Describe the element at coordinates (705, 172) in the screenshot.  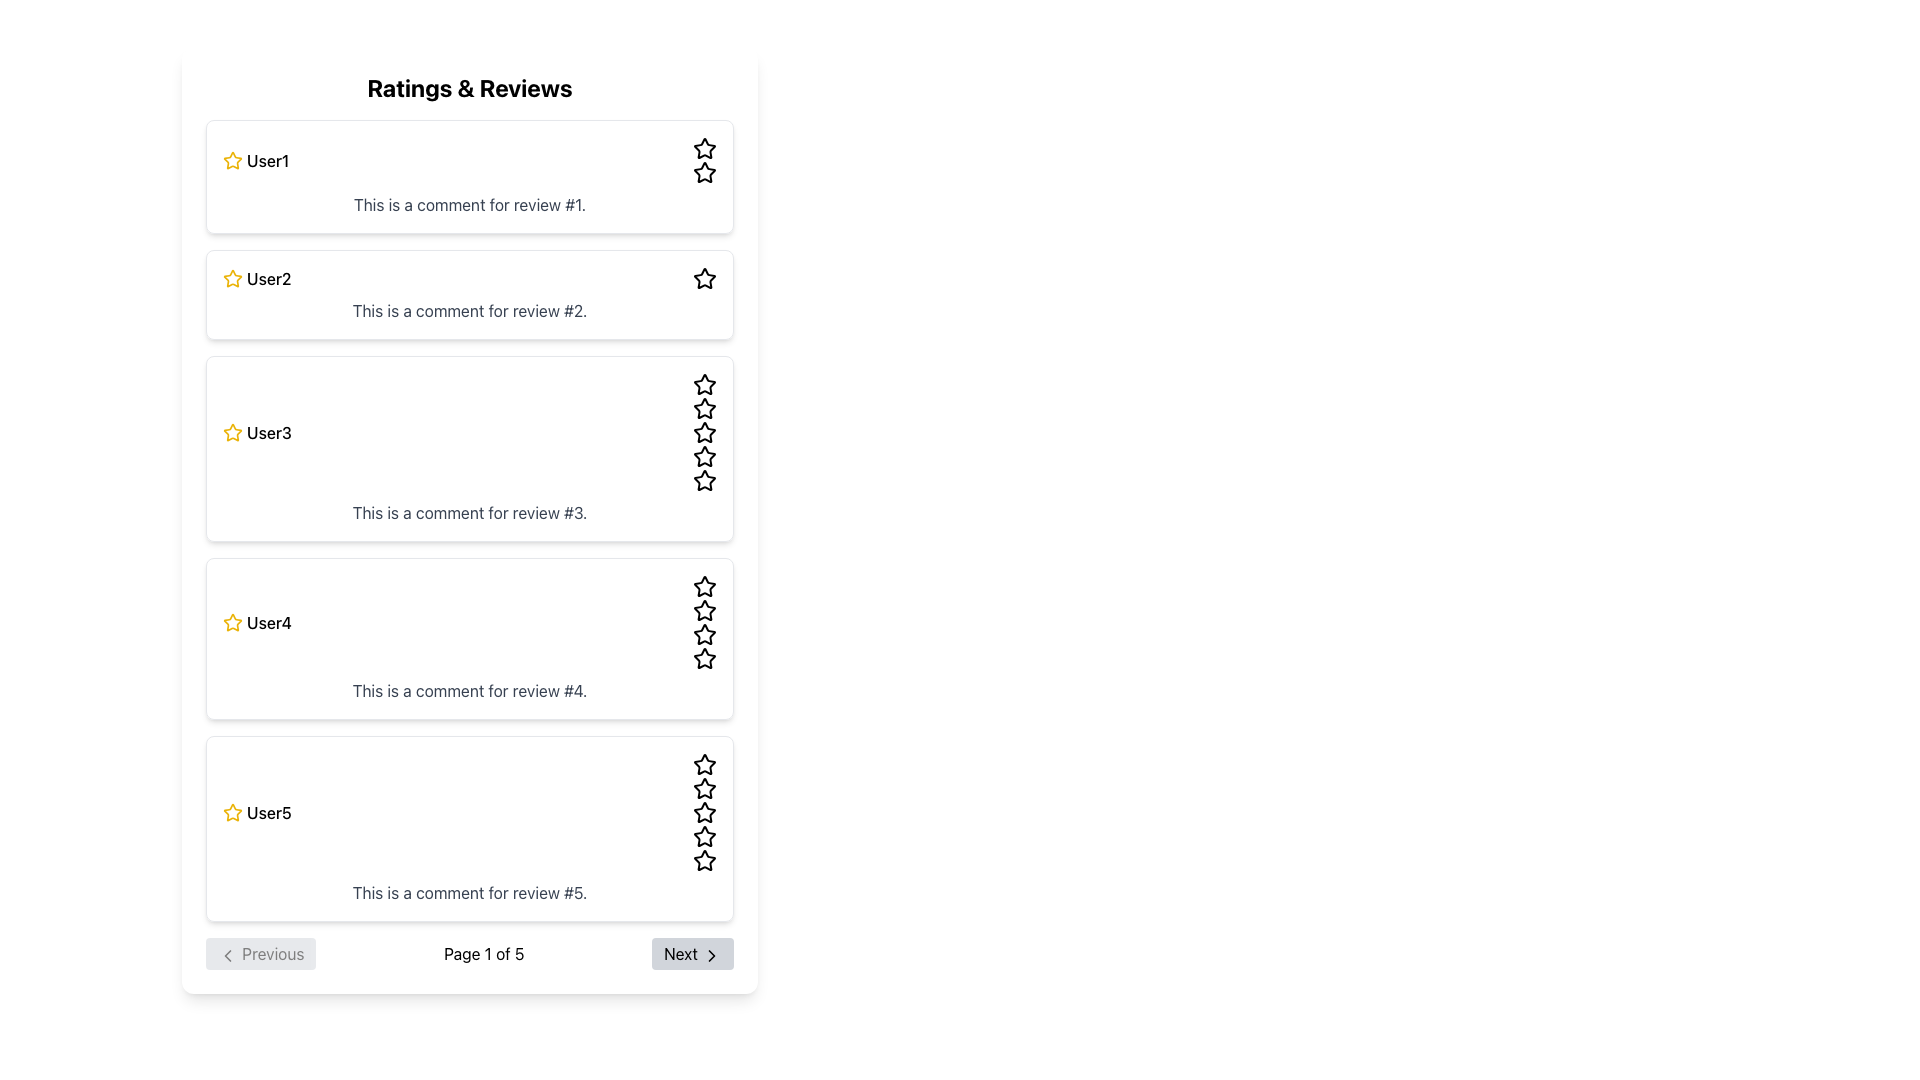
I see `the star icon in the top-right corner of User1's card` at that location.